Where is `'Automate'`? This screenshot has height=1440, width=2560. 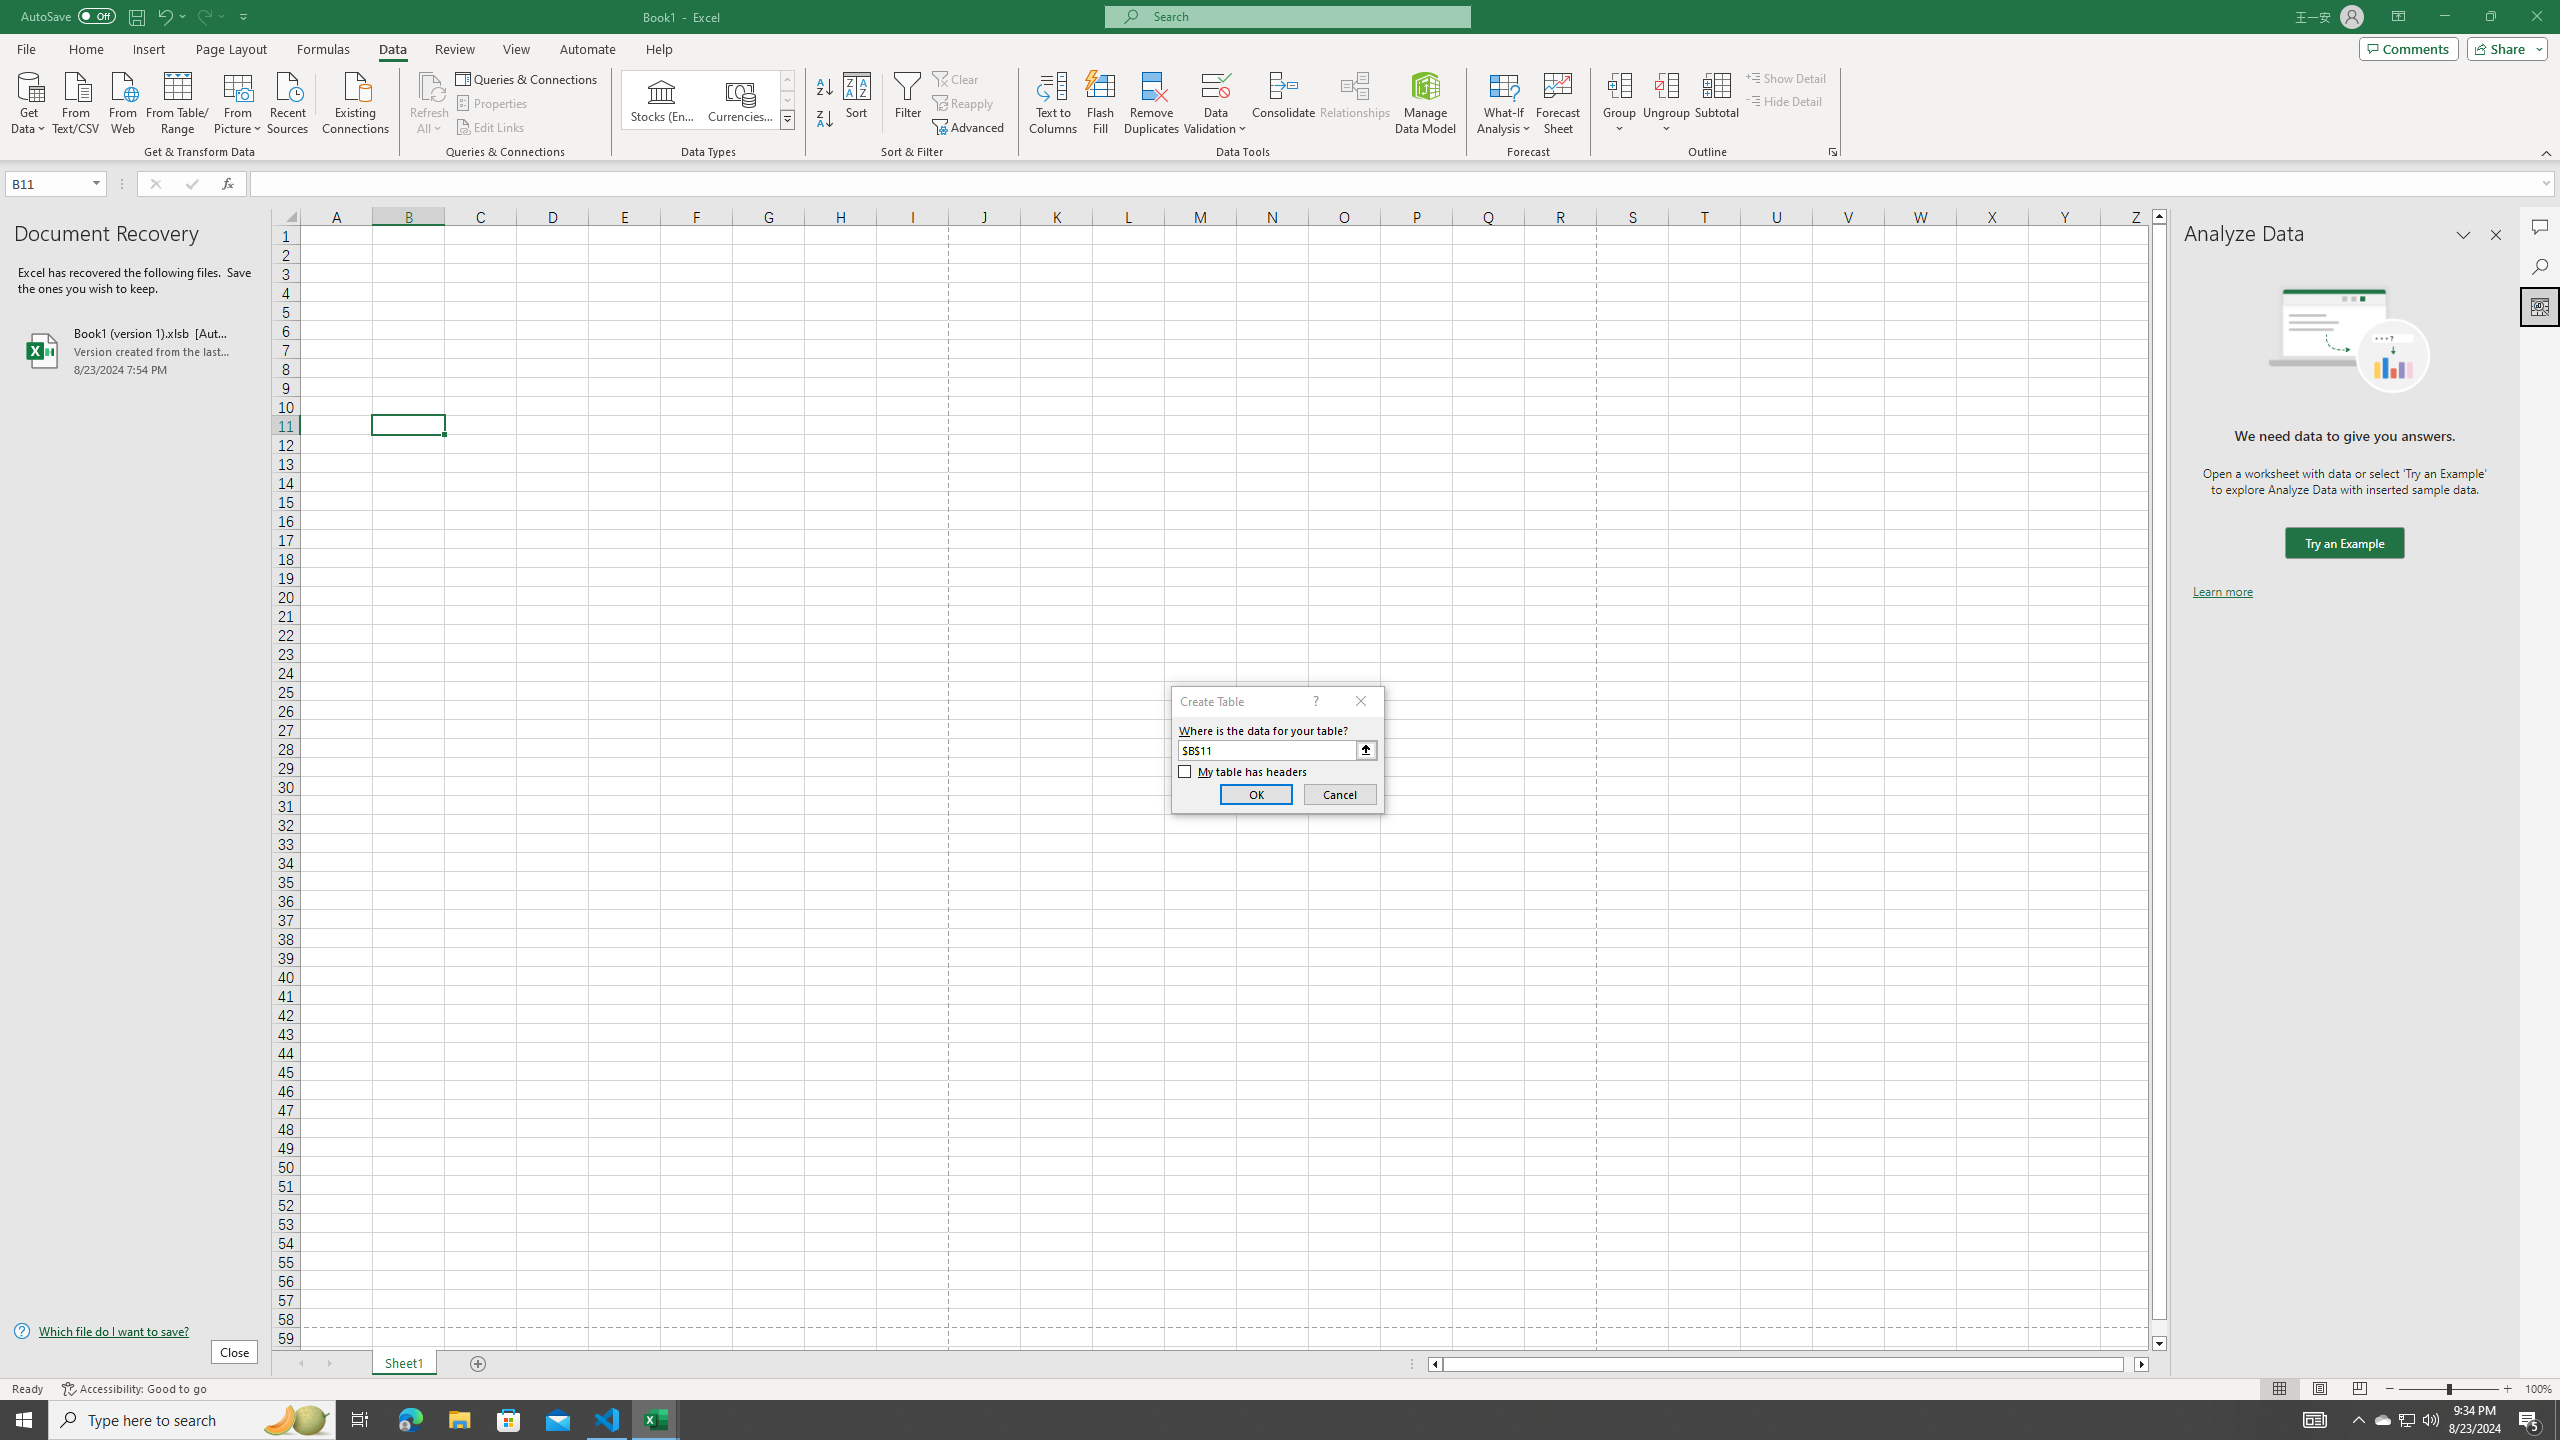
'Automate' is located at coordinates (587, 49).